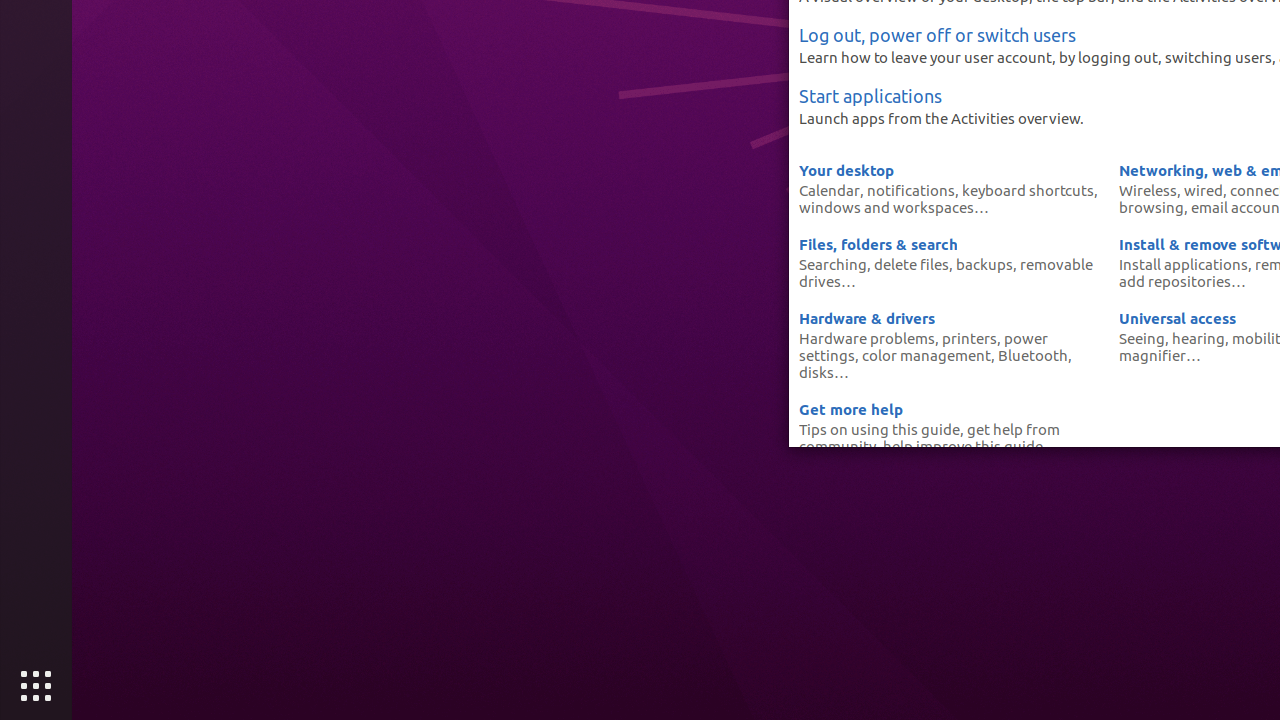  I want to click on 'get help from community', so click(928, 436).